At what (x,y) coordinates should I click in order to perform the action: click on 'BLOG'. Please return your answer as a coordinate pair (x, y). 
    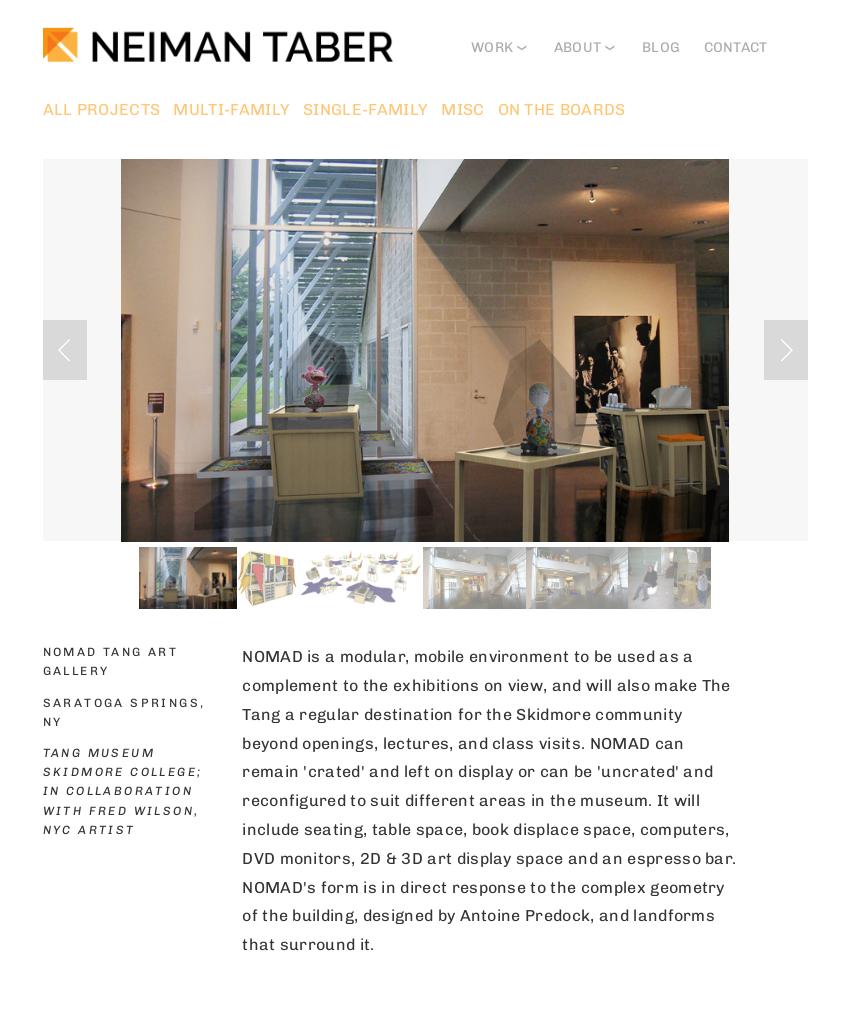
    Looking at the image, I should click on (660, 46).